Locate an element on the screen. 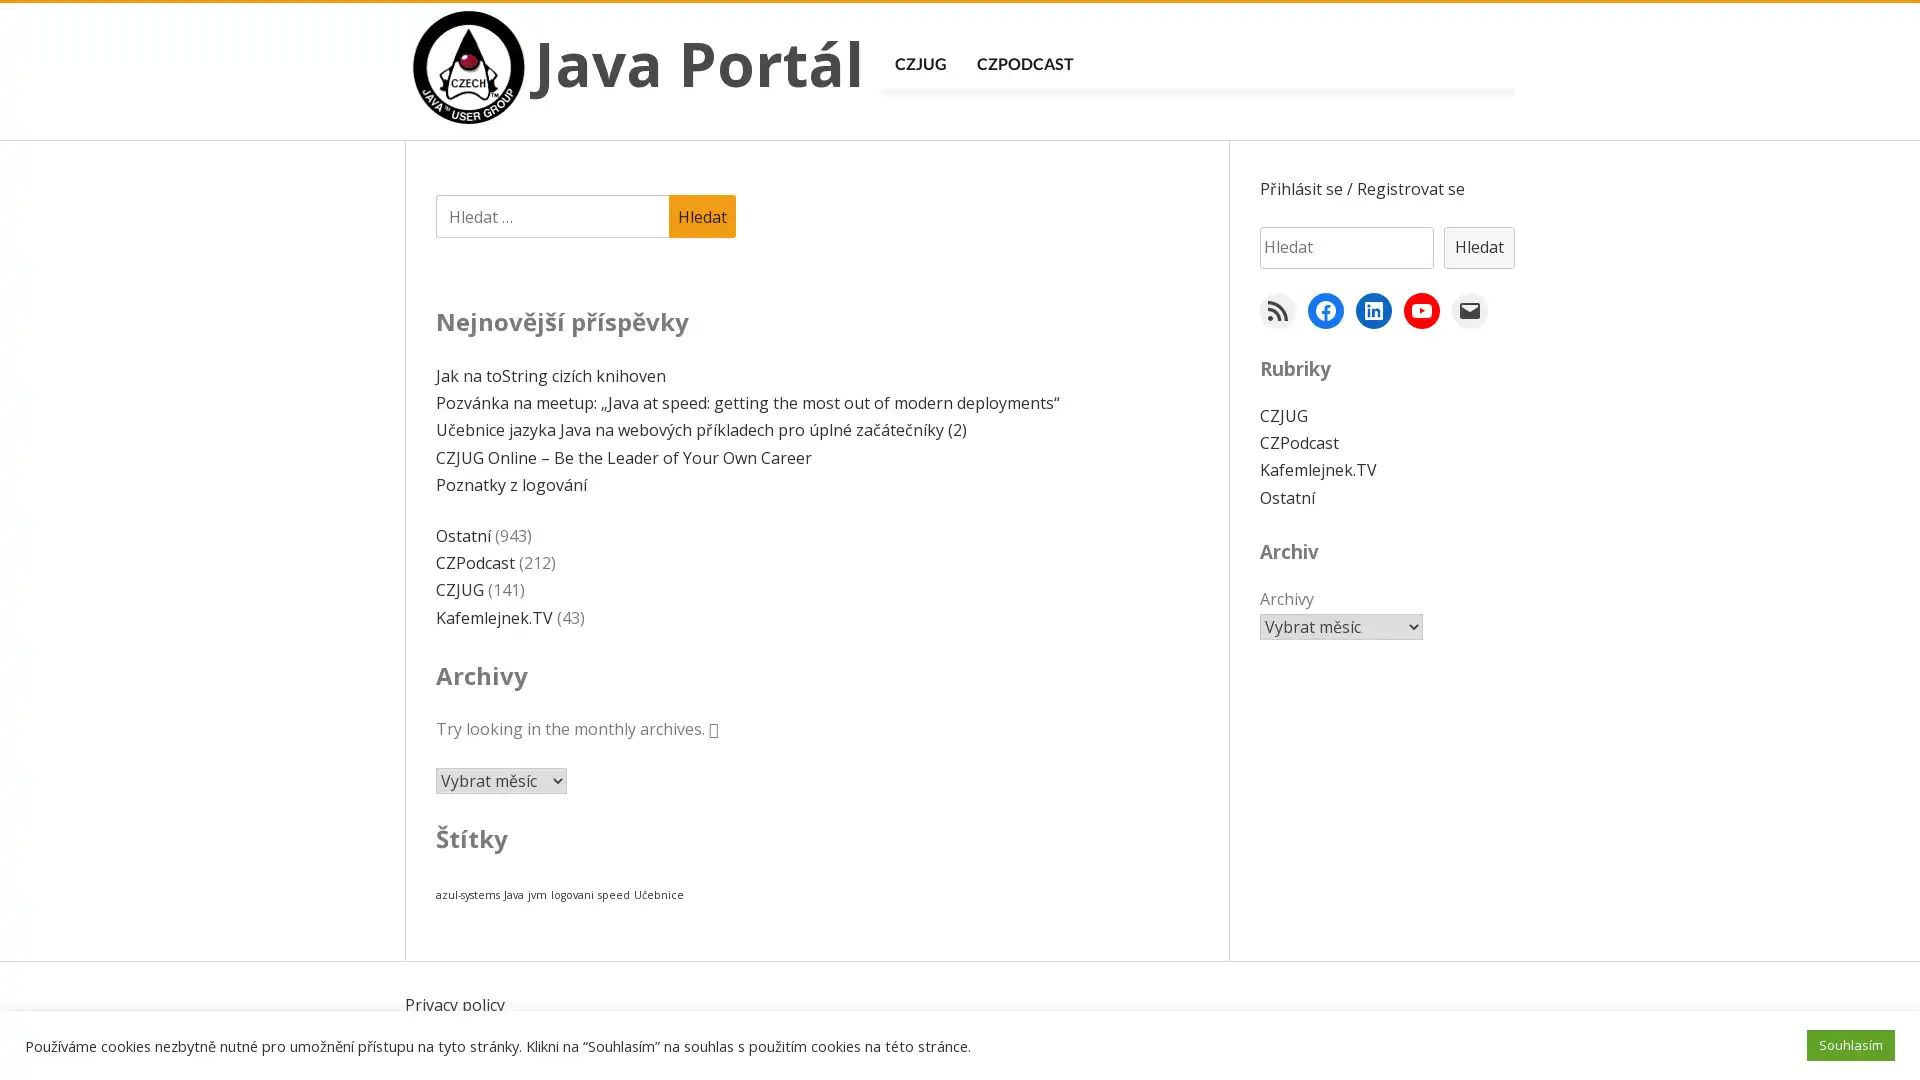  Souhlasim is located at coordinates (1850, 1044).